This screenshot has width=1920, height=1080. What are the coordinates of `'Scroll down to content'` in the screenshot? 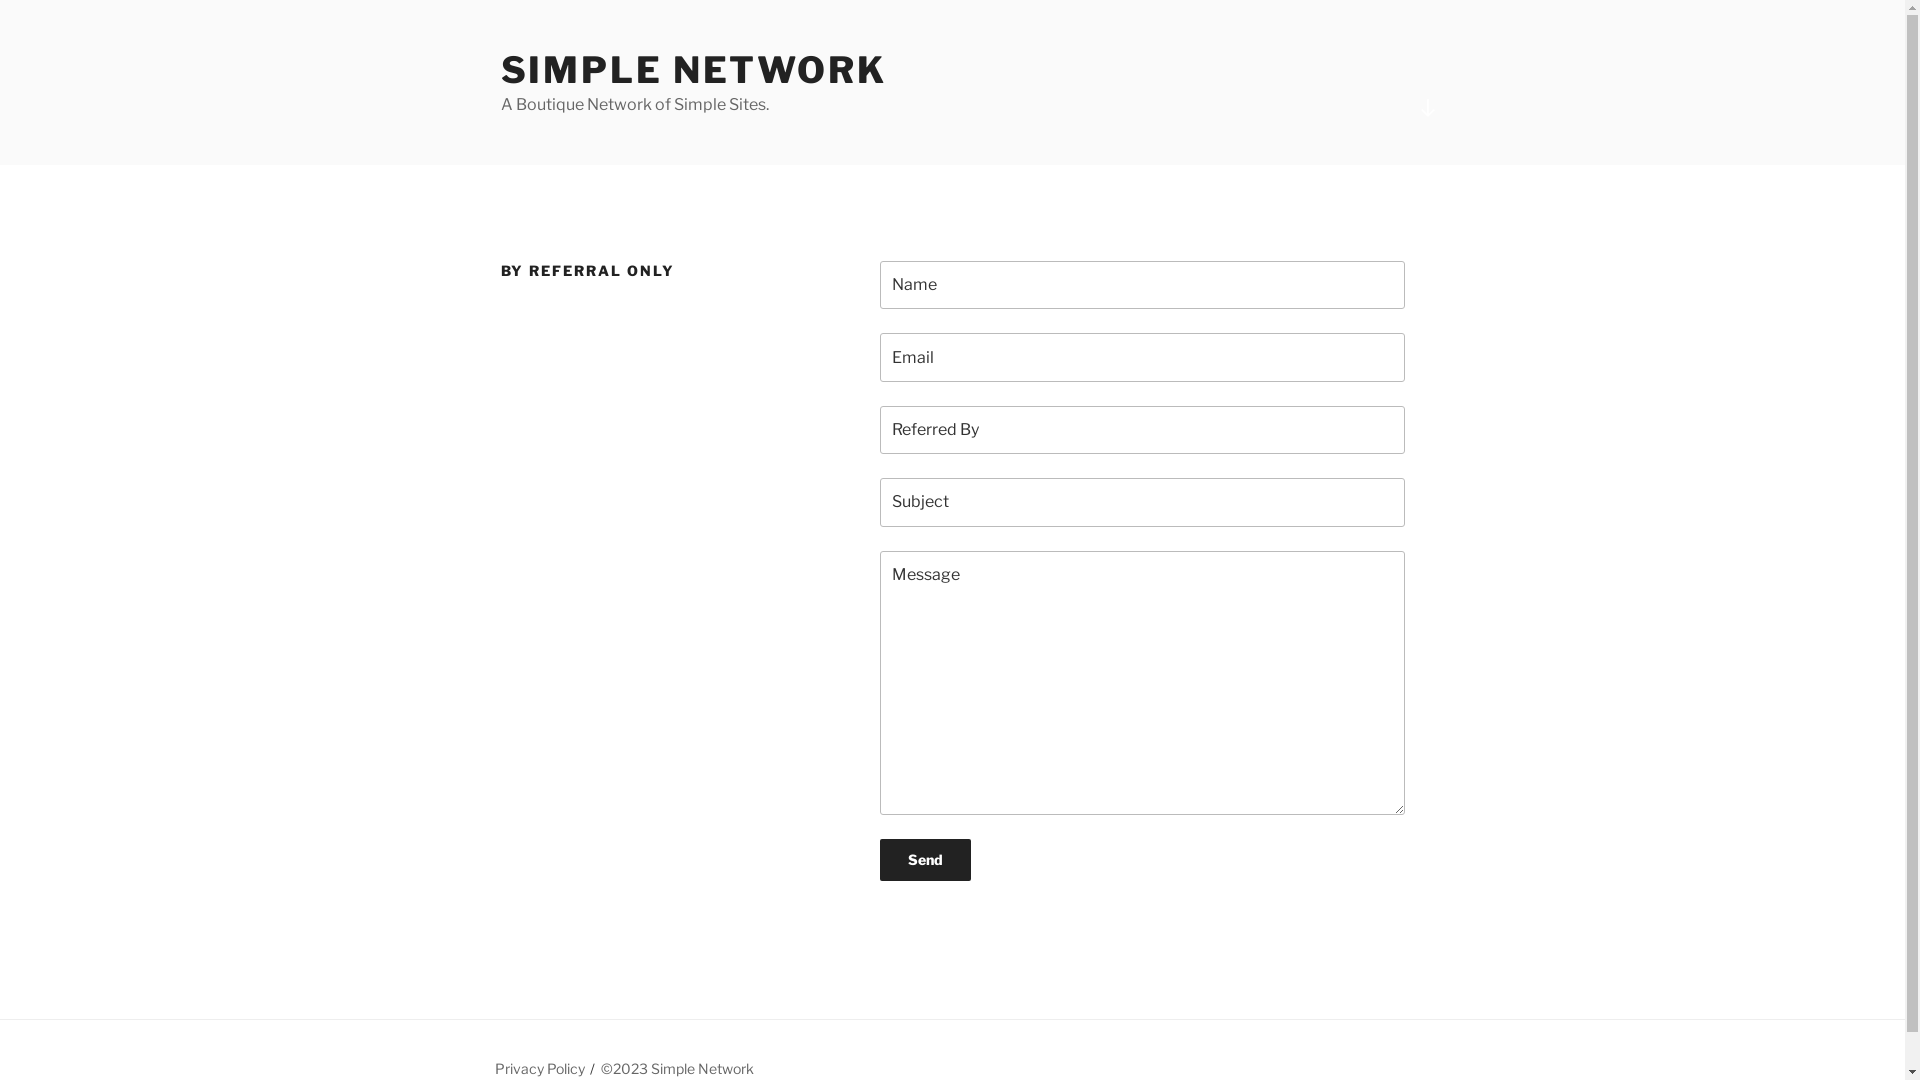 It's located at (1400, 108).